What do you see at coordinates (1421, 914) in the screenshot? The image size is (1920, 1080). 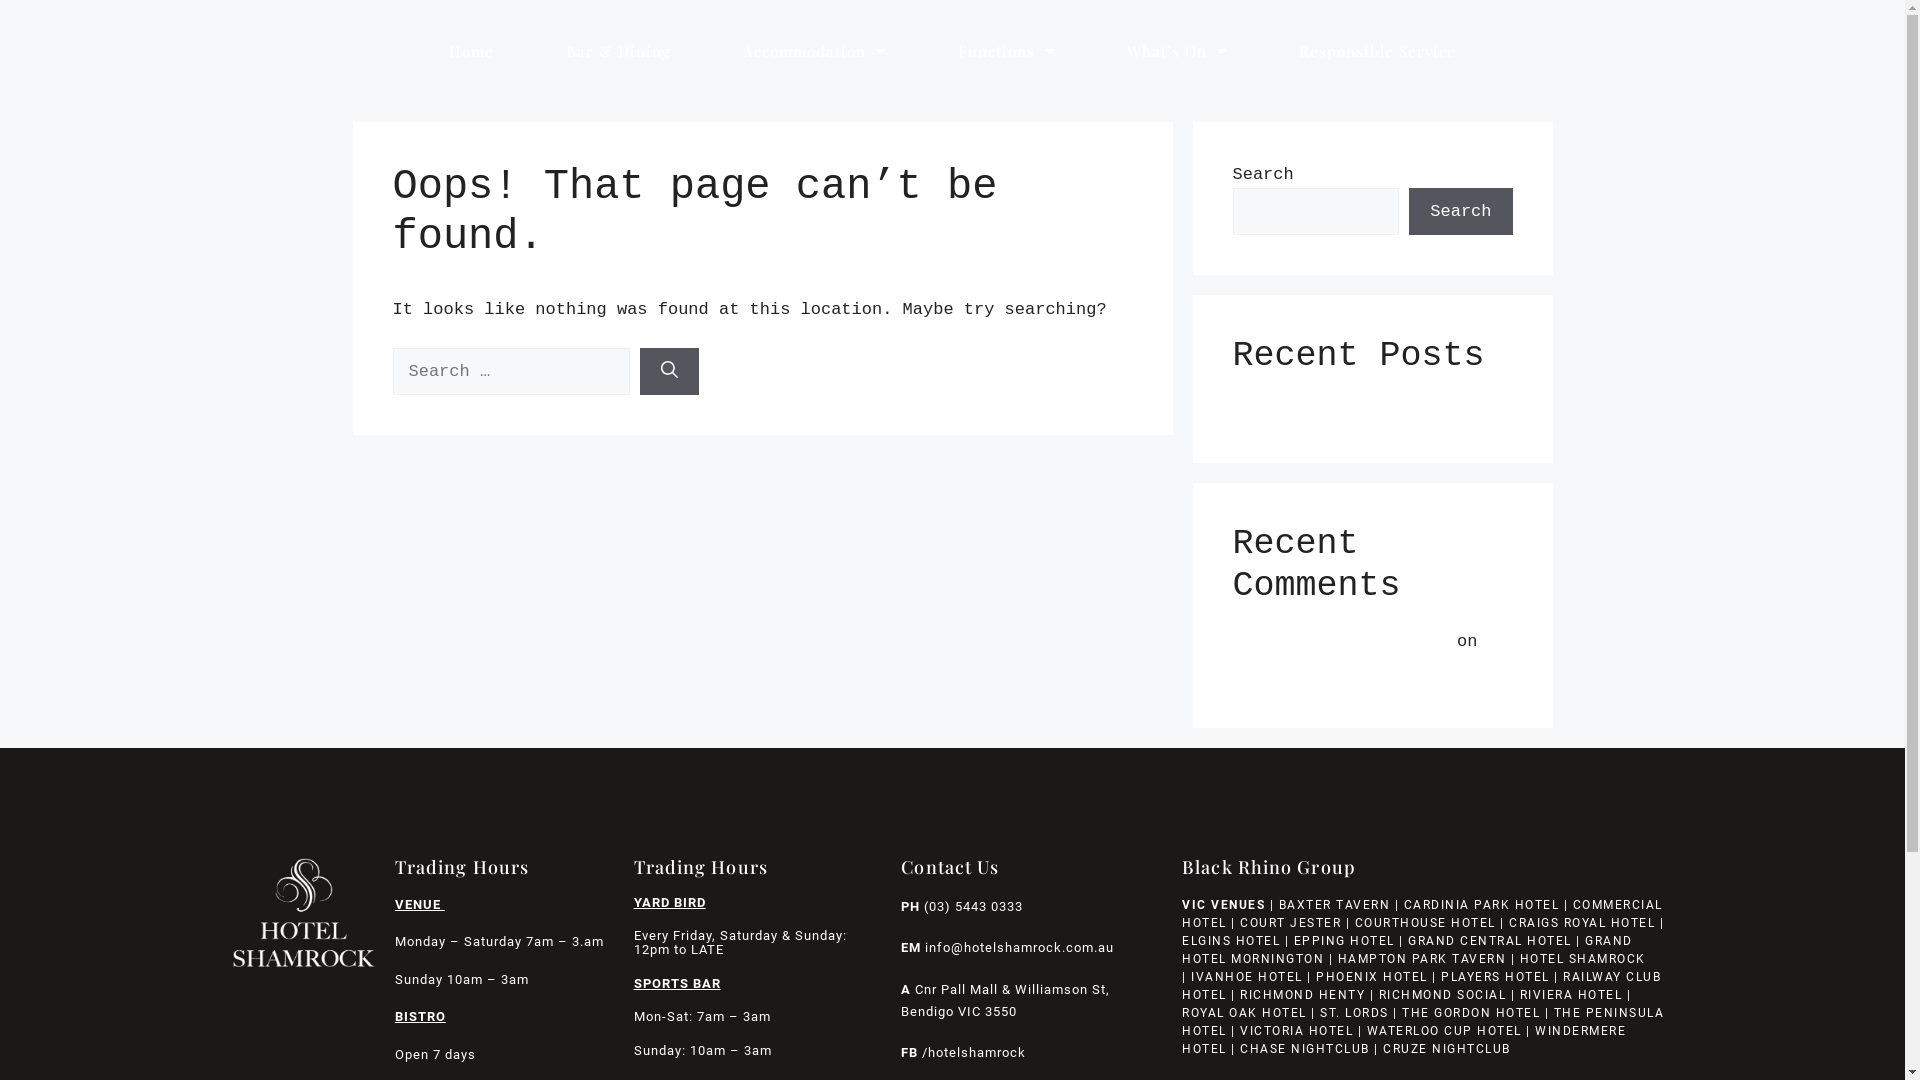 I see `'COMMERCIAL HOTEL'` at bounding box center [1421, 914].